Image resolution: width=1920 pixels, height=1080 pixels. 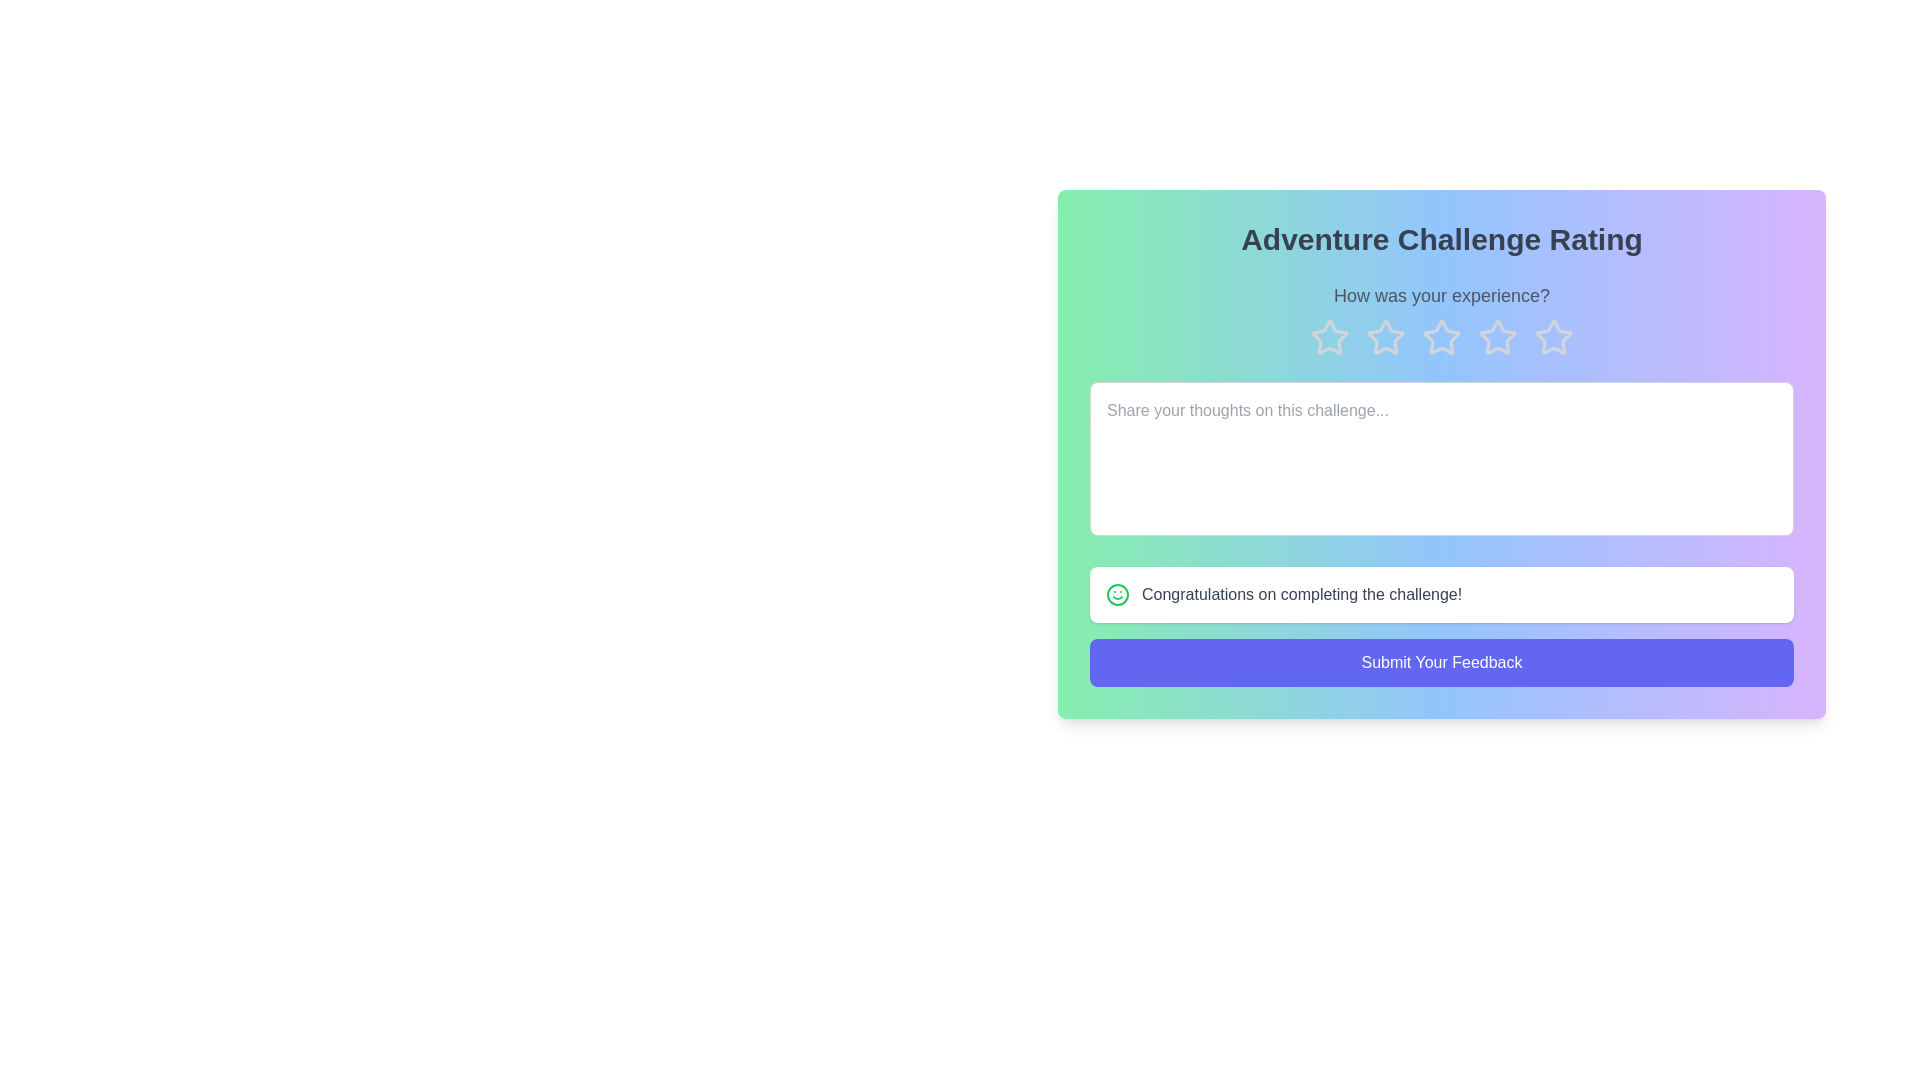 What do you see at coordinates (1329, 335) in the screenshot?
I see `the first interactive rating star icon, which is outlined in gray and located below the 'How was your experience?' title, to provide feedback` at bounding box center [1329, 335].